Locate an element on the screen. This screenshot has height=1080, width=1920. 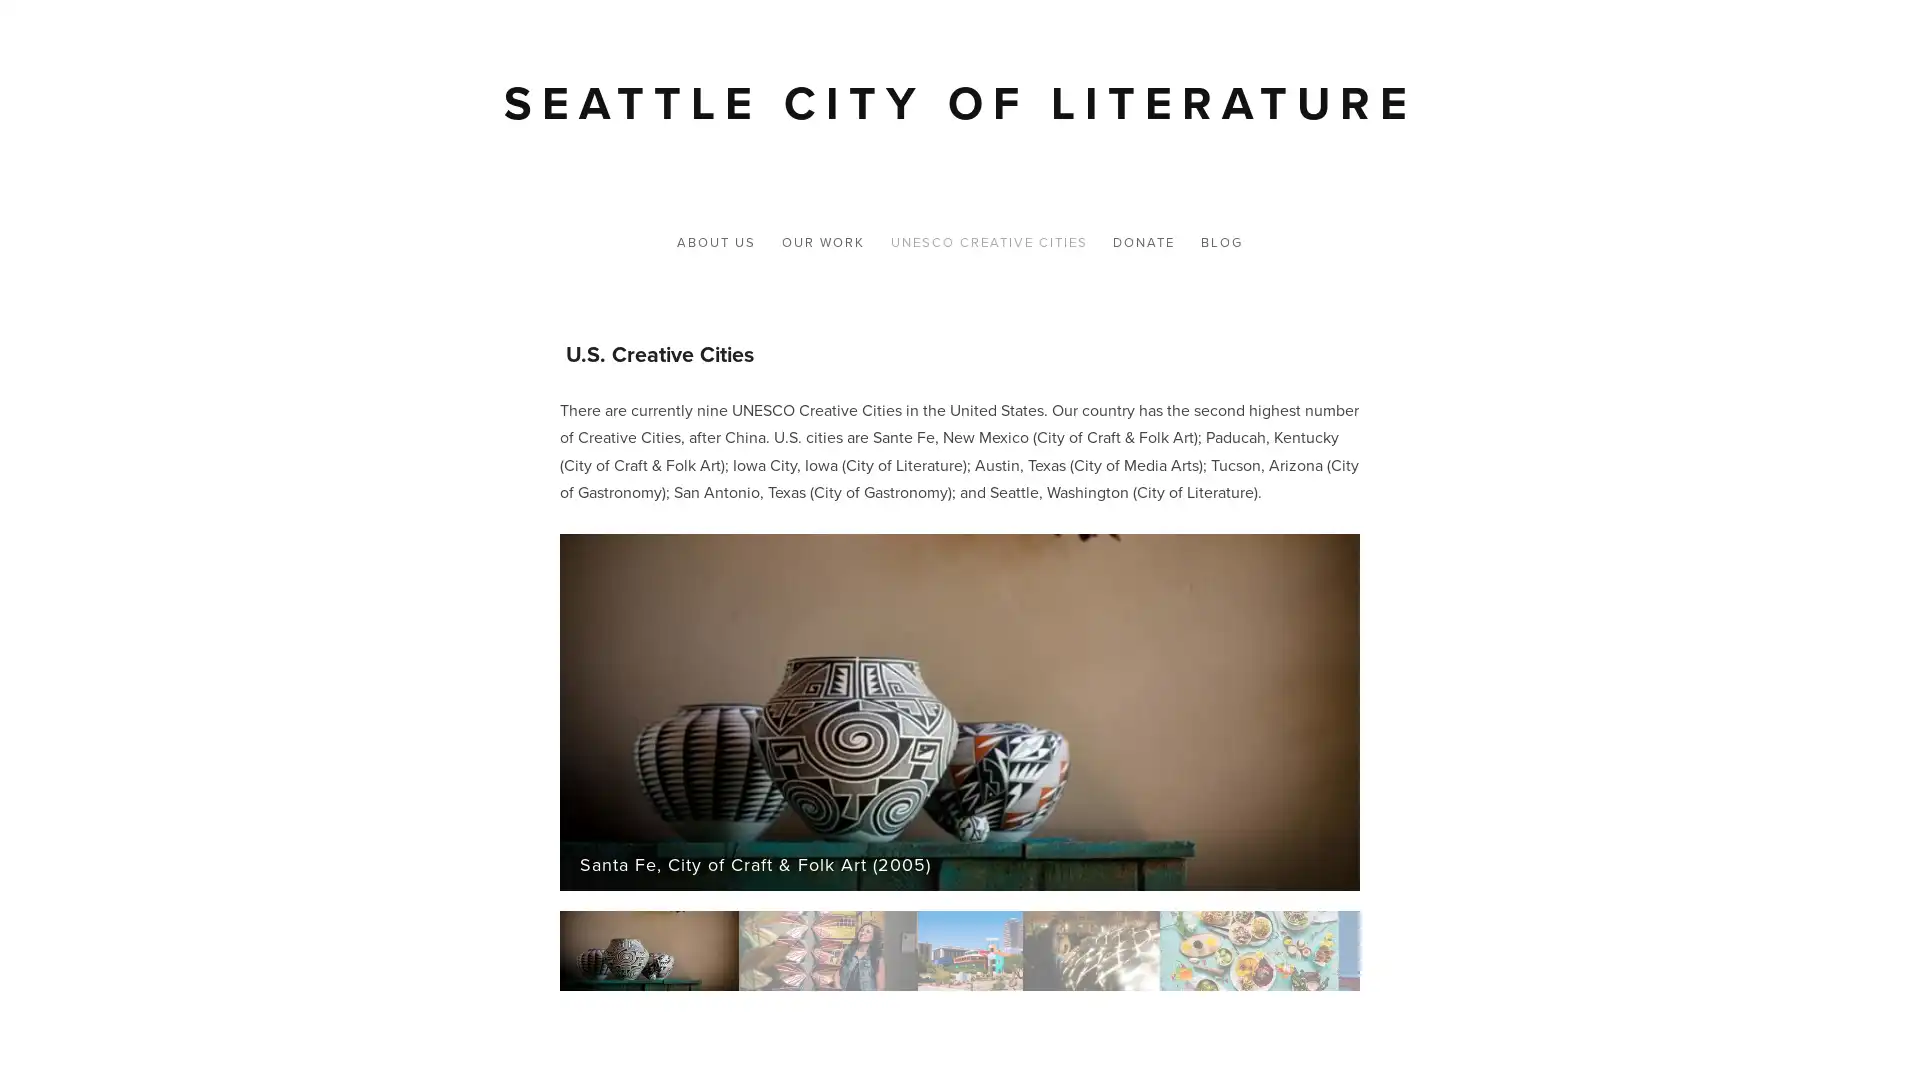
Slide 4 is located at coordinates (1079, 950).